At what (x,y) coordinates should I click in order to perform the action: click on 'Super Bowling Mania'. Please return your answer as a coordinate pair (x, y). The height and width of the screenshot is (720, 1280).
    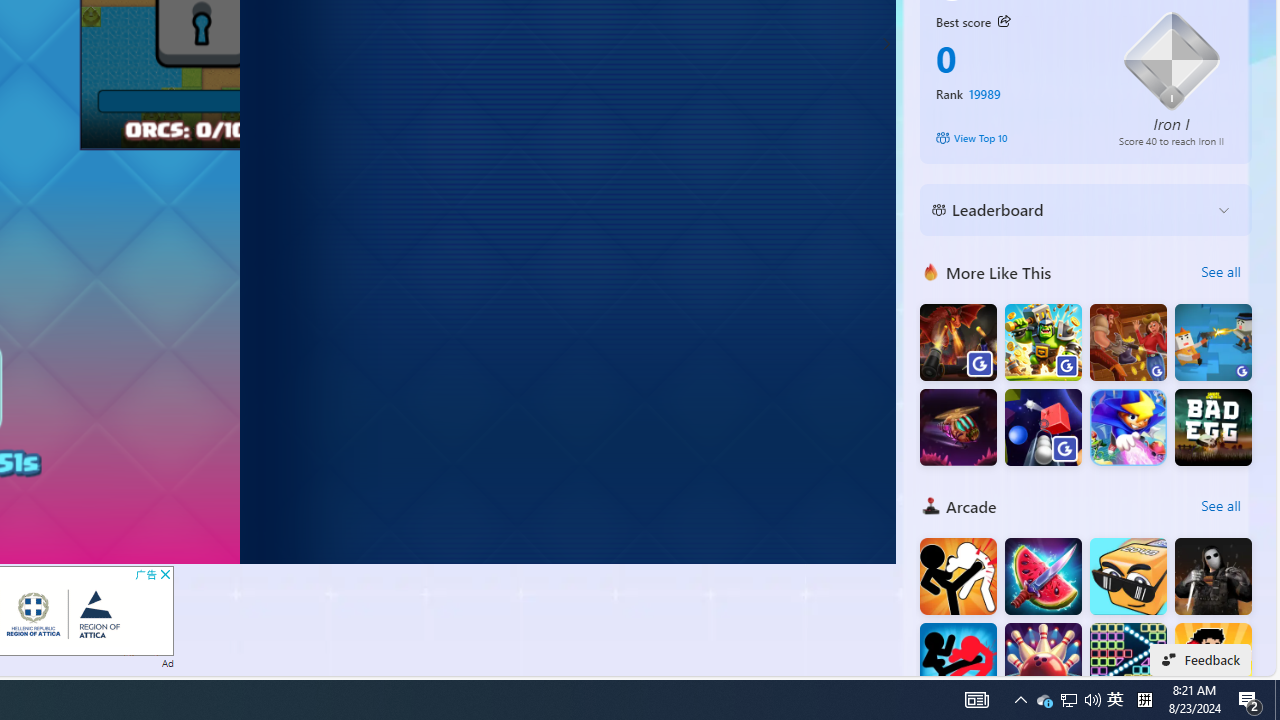
    Looking at the image, I should click on (1042, 661).